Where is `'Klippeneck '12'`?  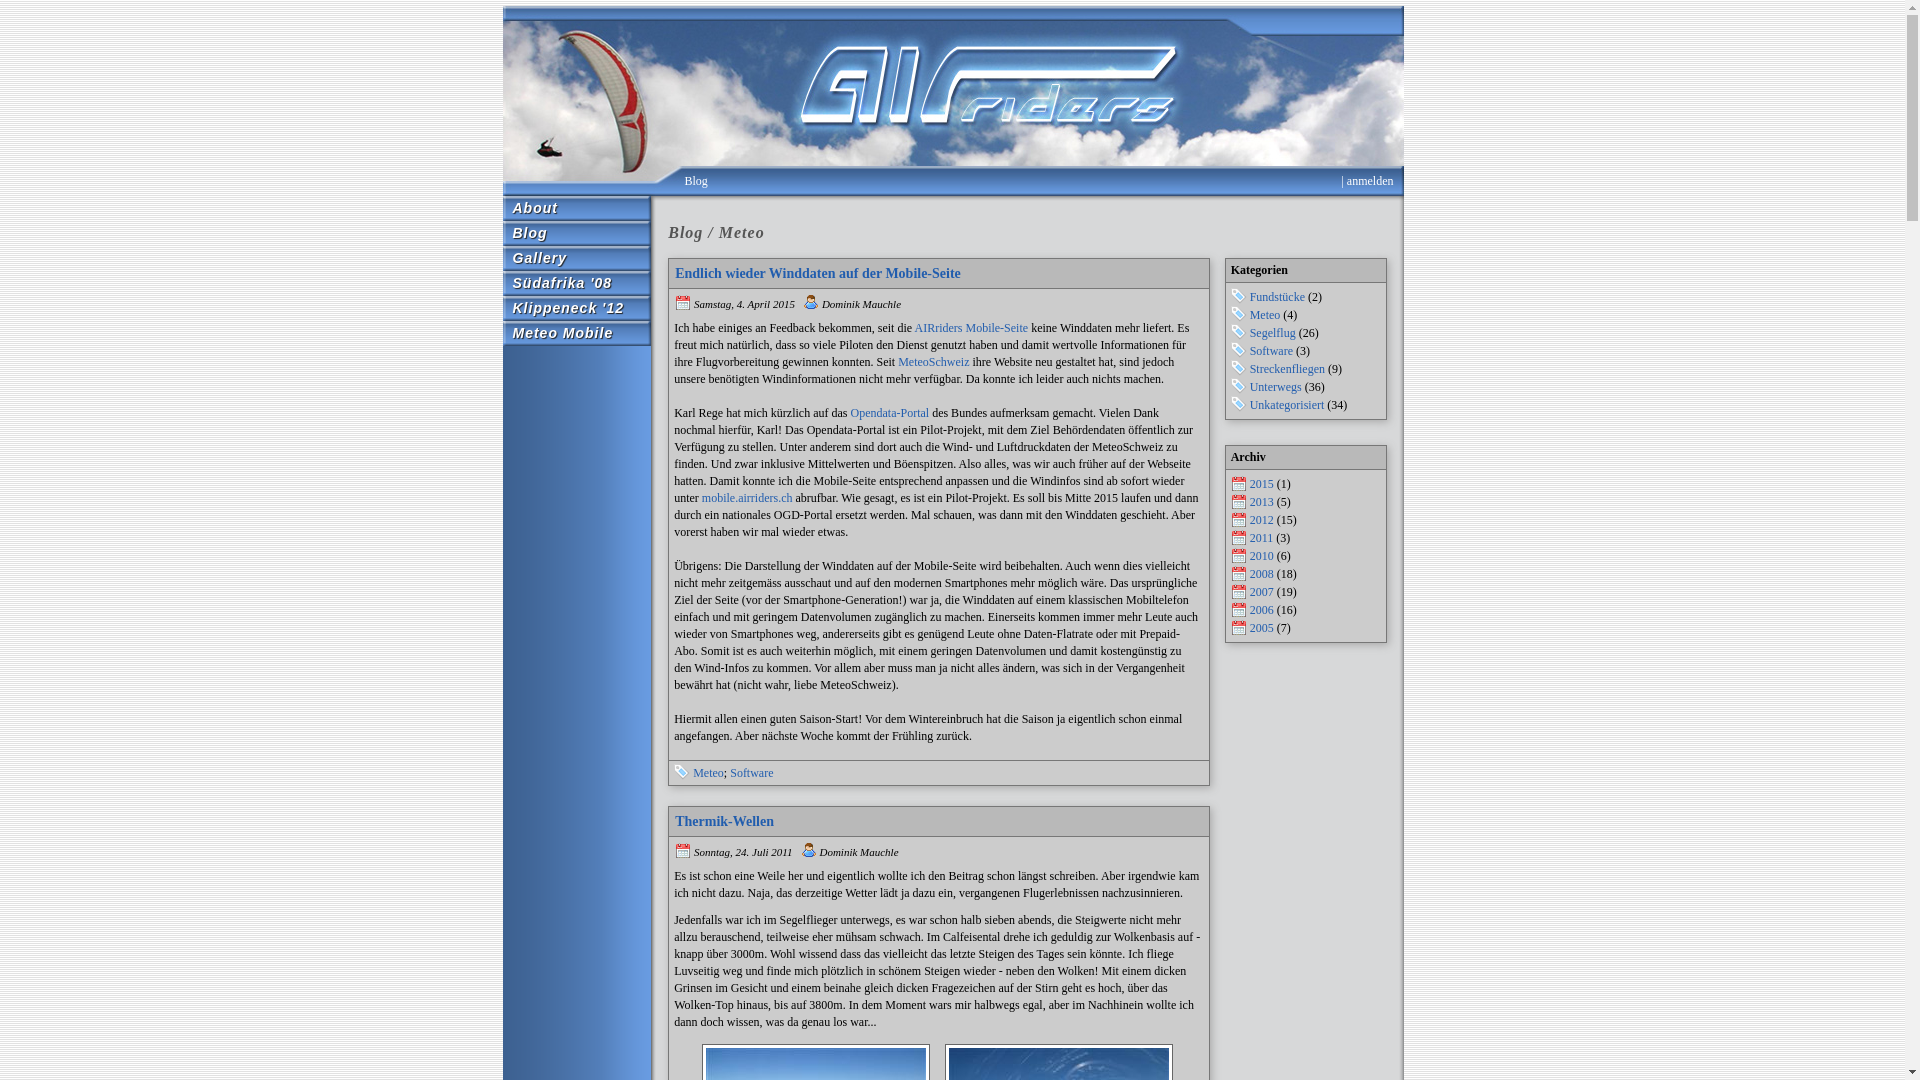 'Klippeneck '12' is located at coordinates (575, 306).